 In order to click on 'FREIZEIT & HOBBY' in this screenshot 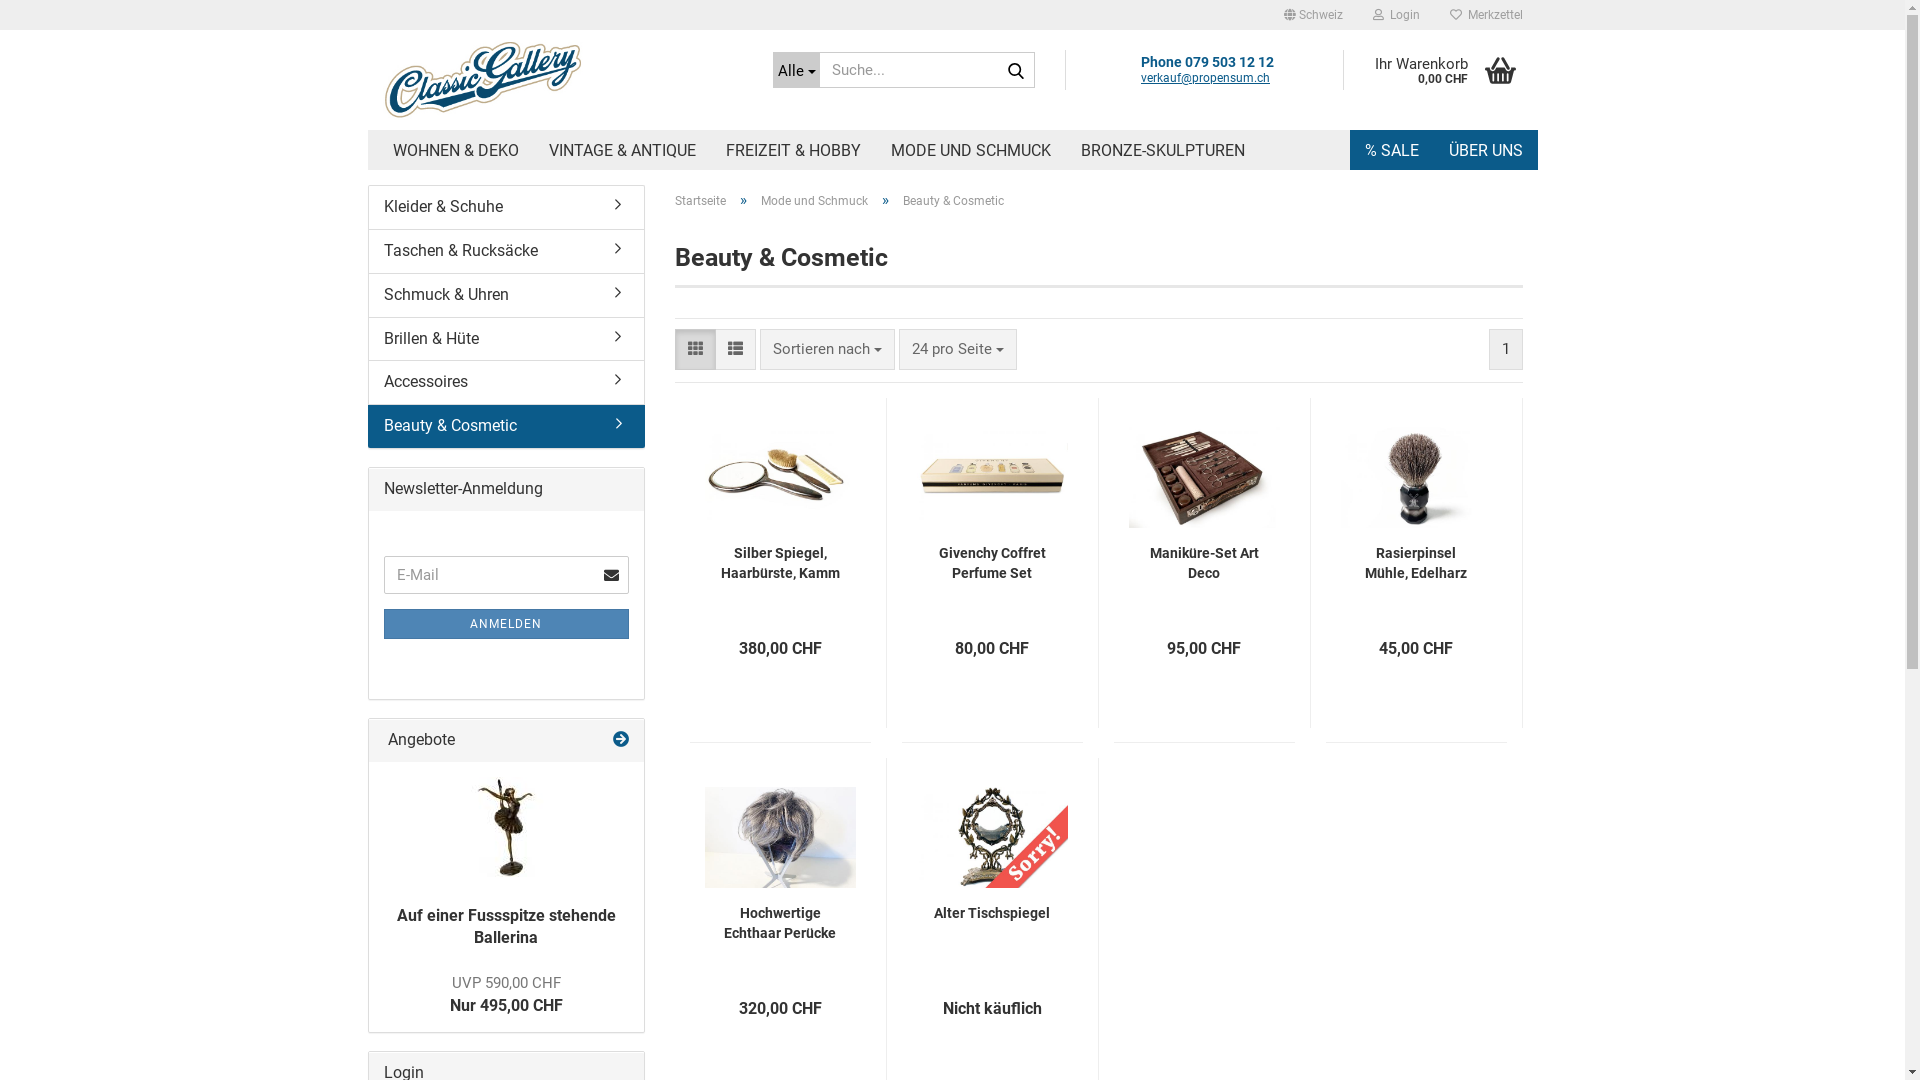, I will do `click(791, 149)`.